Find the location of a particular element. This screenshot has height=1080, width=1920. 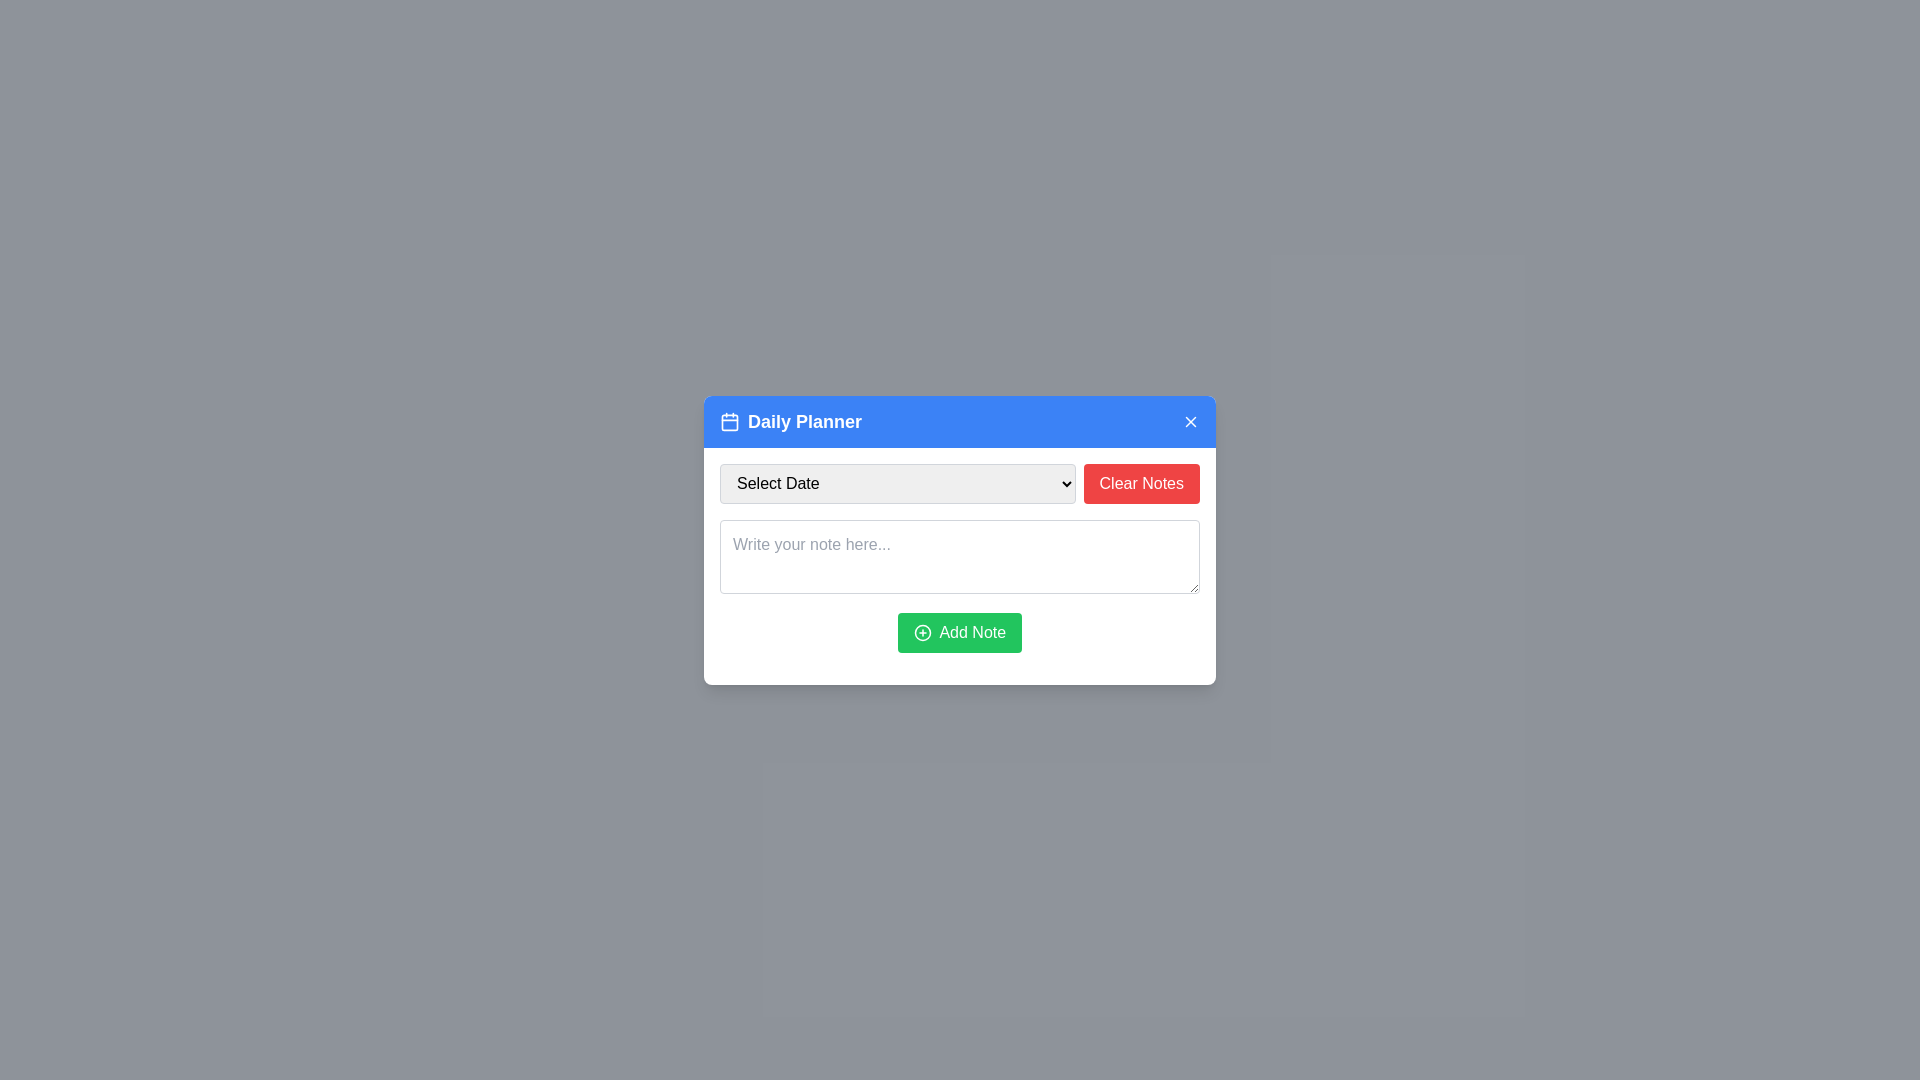

the rectangular button with a red background and white text that reads 'Clear Notes' to clear notes is located at coordinates (1141, 483).